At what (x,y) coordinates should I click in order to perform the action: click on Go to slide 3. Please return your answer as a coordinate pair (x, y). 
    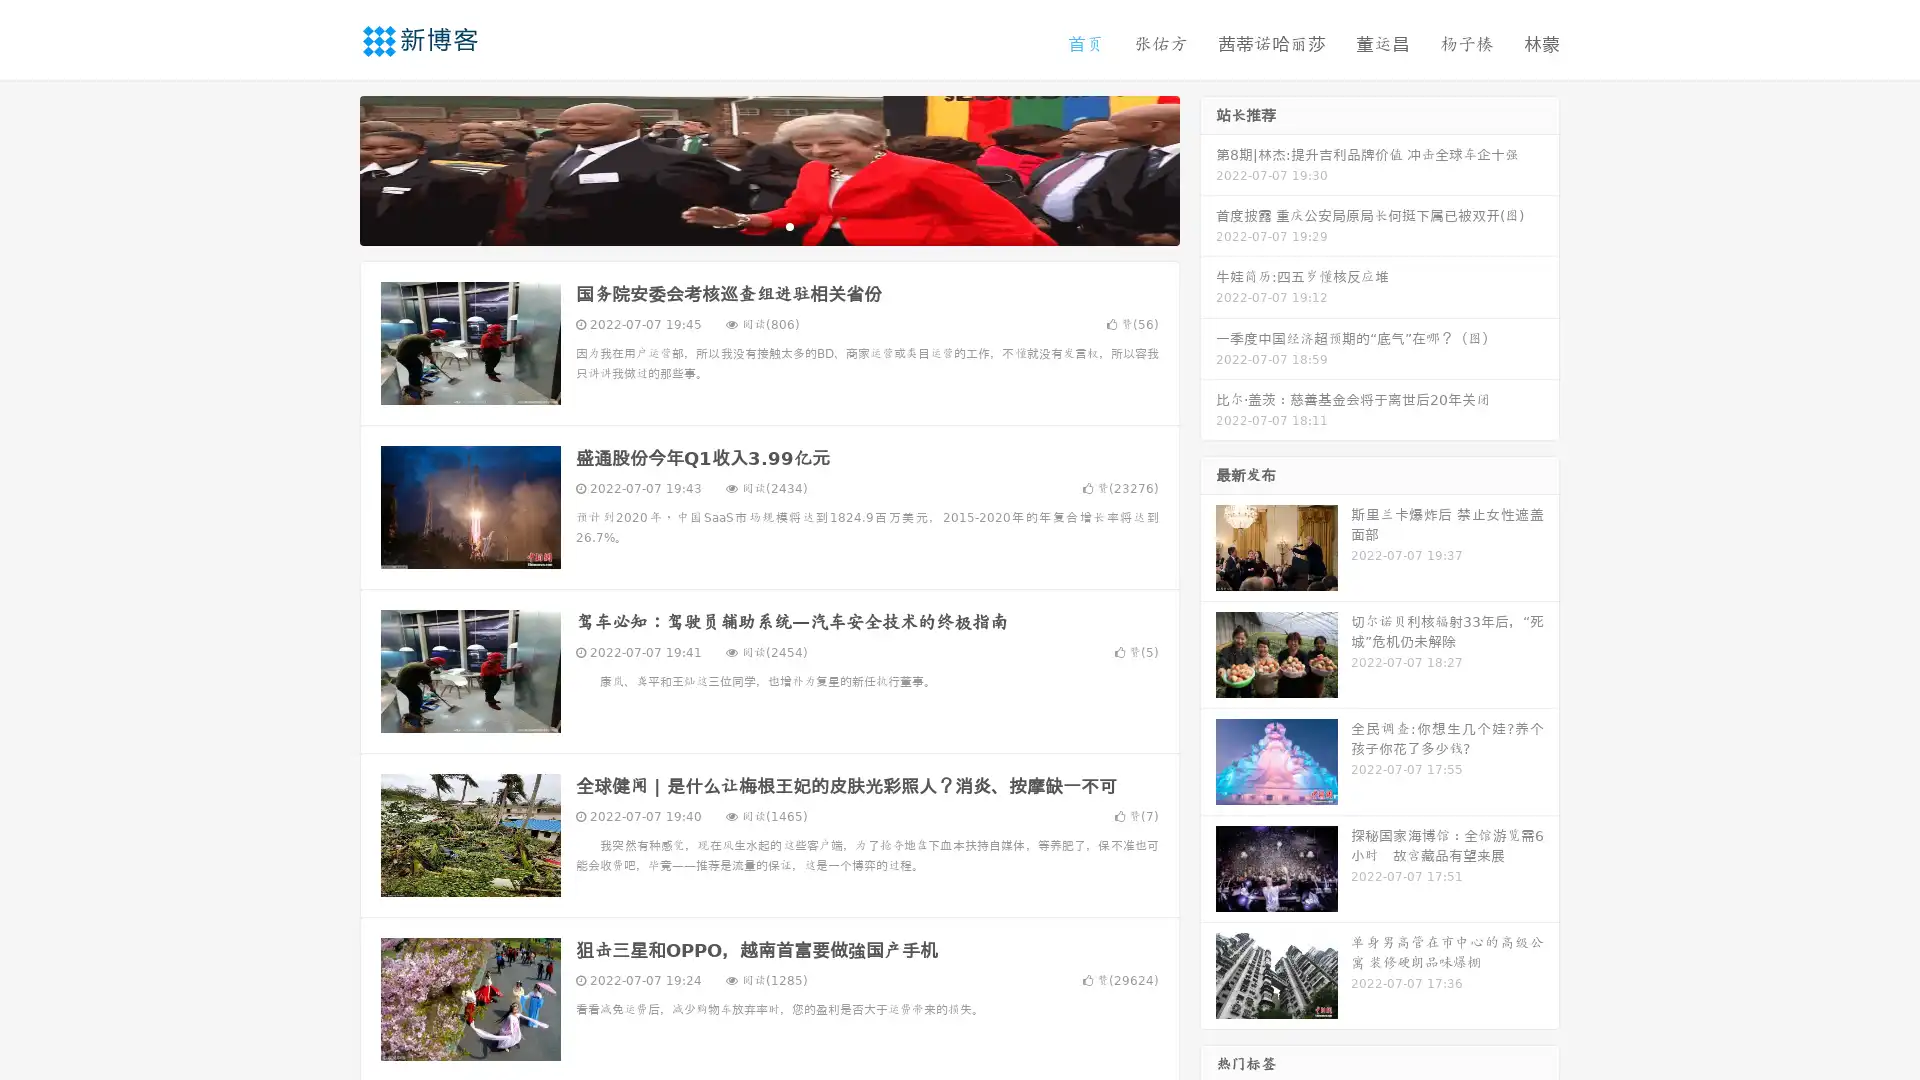
    Looking at the image, I should click on (789, 225).